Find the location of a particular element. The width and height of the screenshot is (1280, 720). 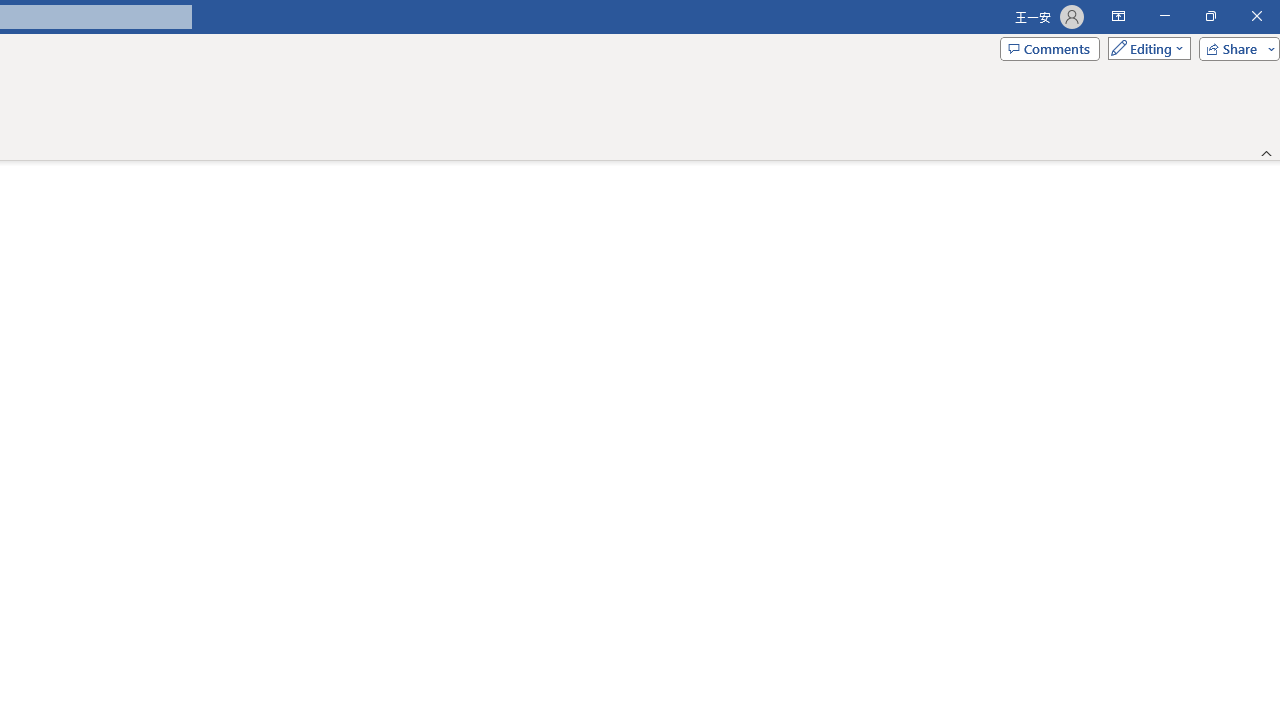

'Share' is located at coordinates (1234, 47).